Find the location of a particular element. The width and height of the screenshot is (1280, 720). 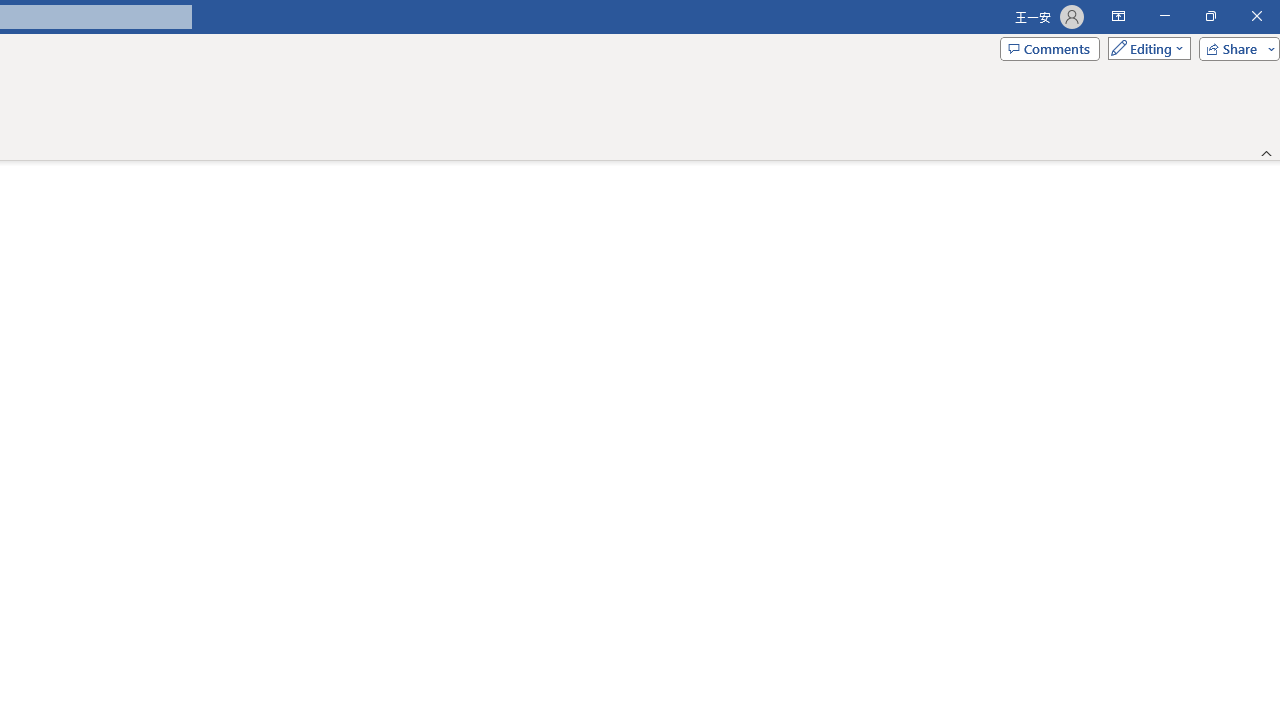

'Share' is located at coordinates (1234, 47).